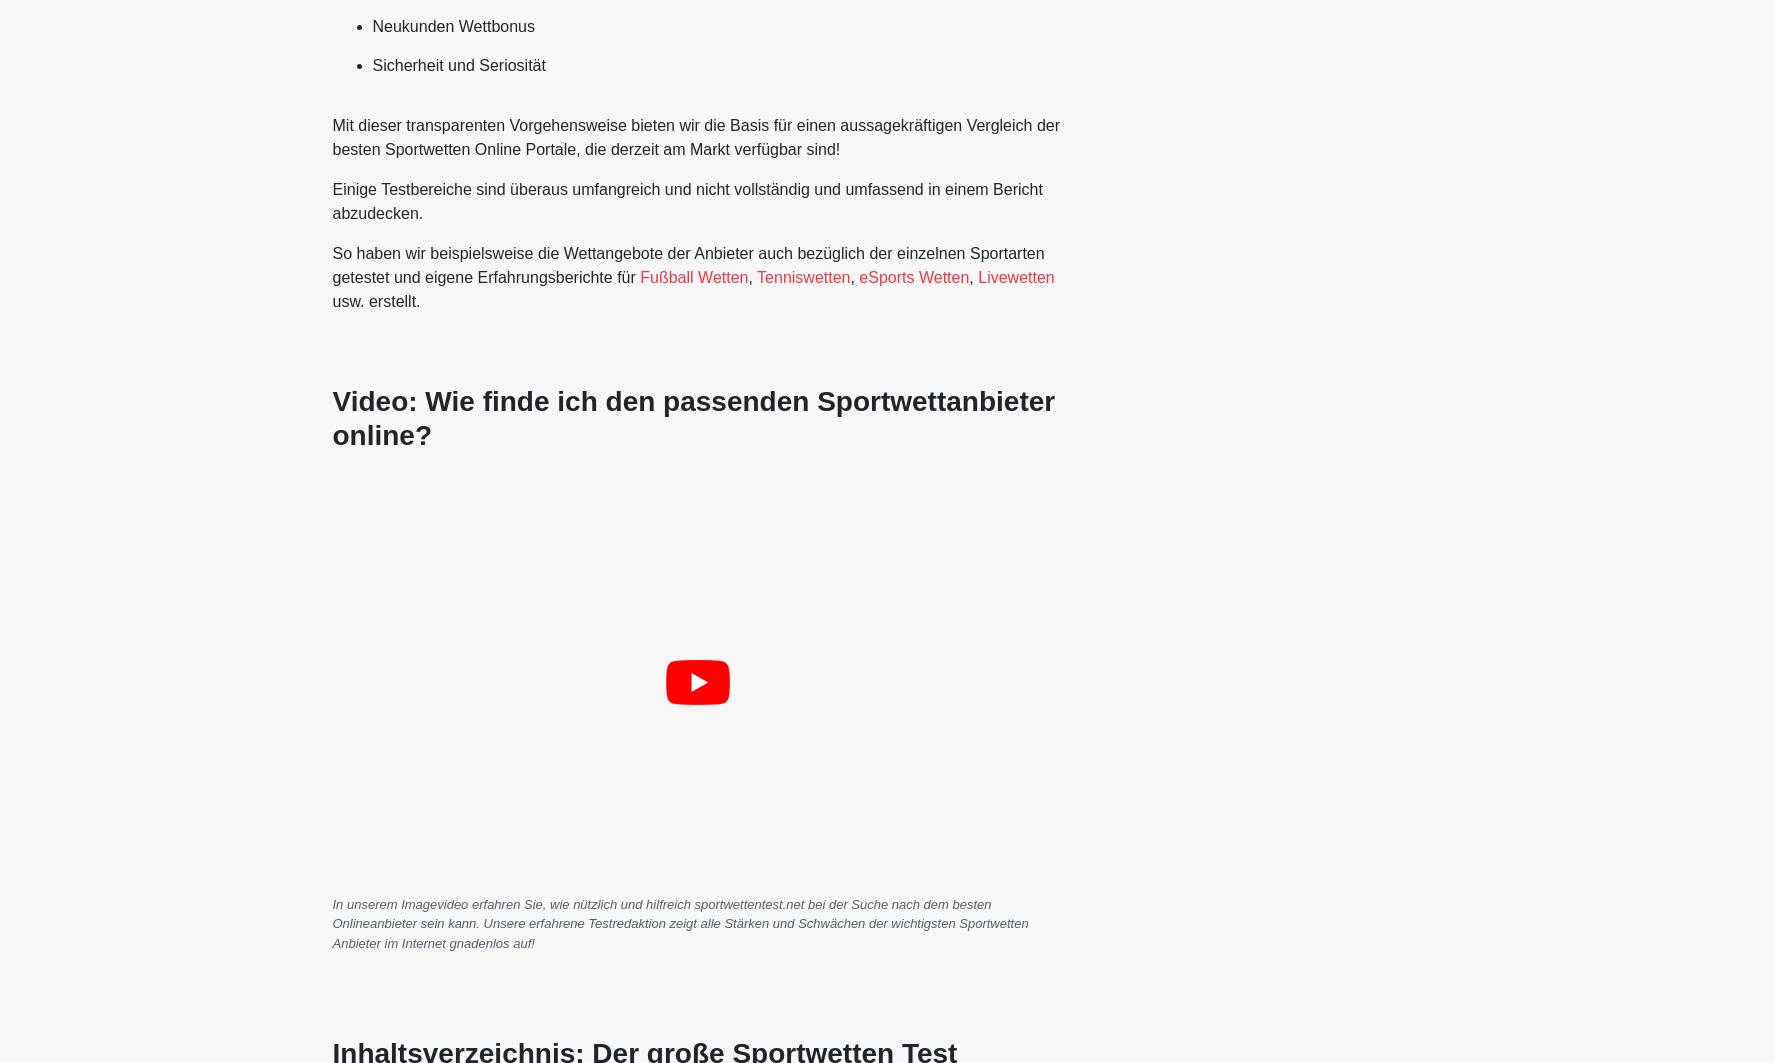 The width and height of the screenshot is (1775, 1063). I want to click on 'Einige Testbereiche sind überaus umfangreich und nicht vollständig und umfassend in einem Bericht abzudecken.', so click(685, 201).